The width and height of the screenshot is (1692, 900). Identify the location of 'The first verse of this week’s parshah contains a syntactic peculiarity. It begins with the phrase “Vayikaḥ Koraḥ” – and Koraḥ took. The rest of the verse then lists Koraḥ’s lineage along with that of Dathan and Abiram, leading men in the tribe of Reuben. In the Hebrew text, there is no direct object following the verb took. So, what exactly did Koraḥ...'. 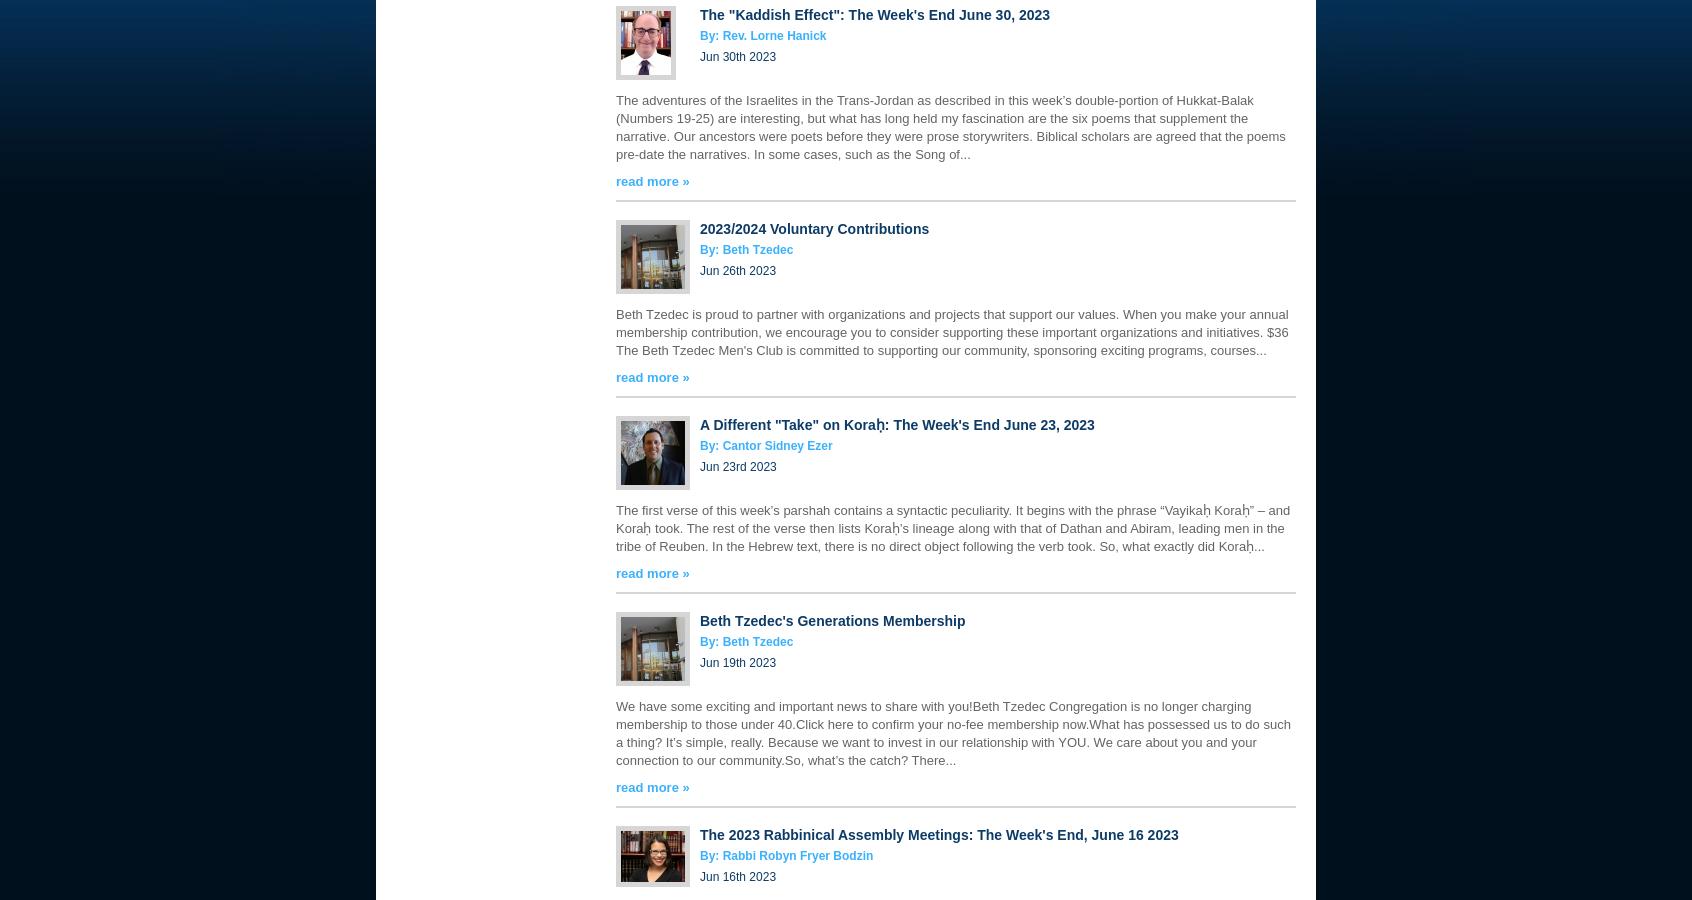
(952, 527).